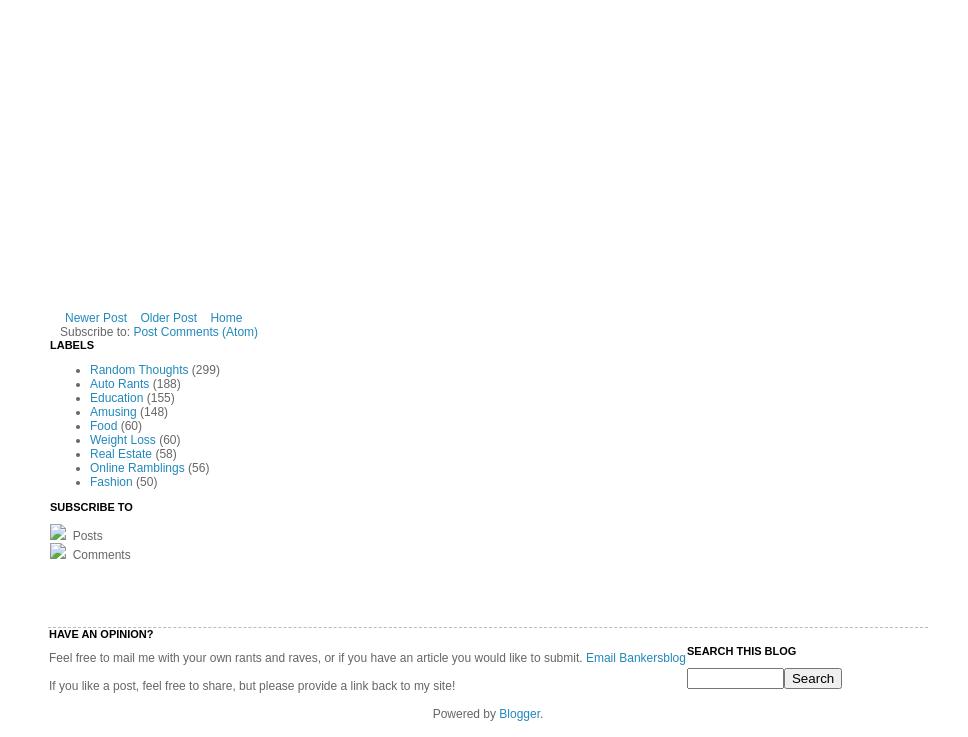 Image resolution: width=968 pixels, height=737 pixels. What do you see at coordinates (71, 343) in the screenshot?
I see `'Labels'` at bounding box center [71, 343].